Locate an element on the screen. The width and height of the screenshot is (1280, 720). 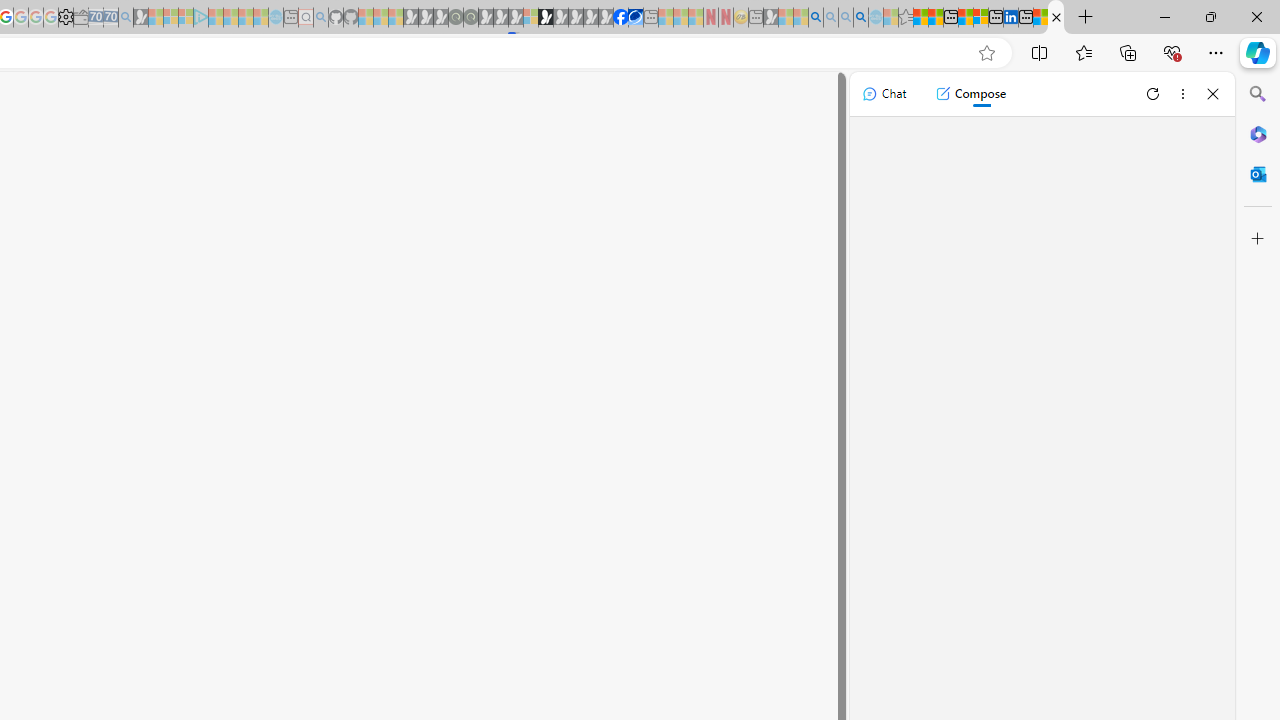
'LinkedIn' is located at coordinates (1010, 17).